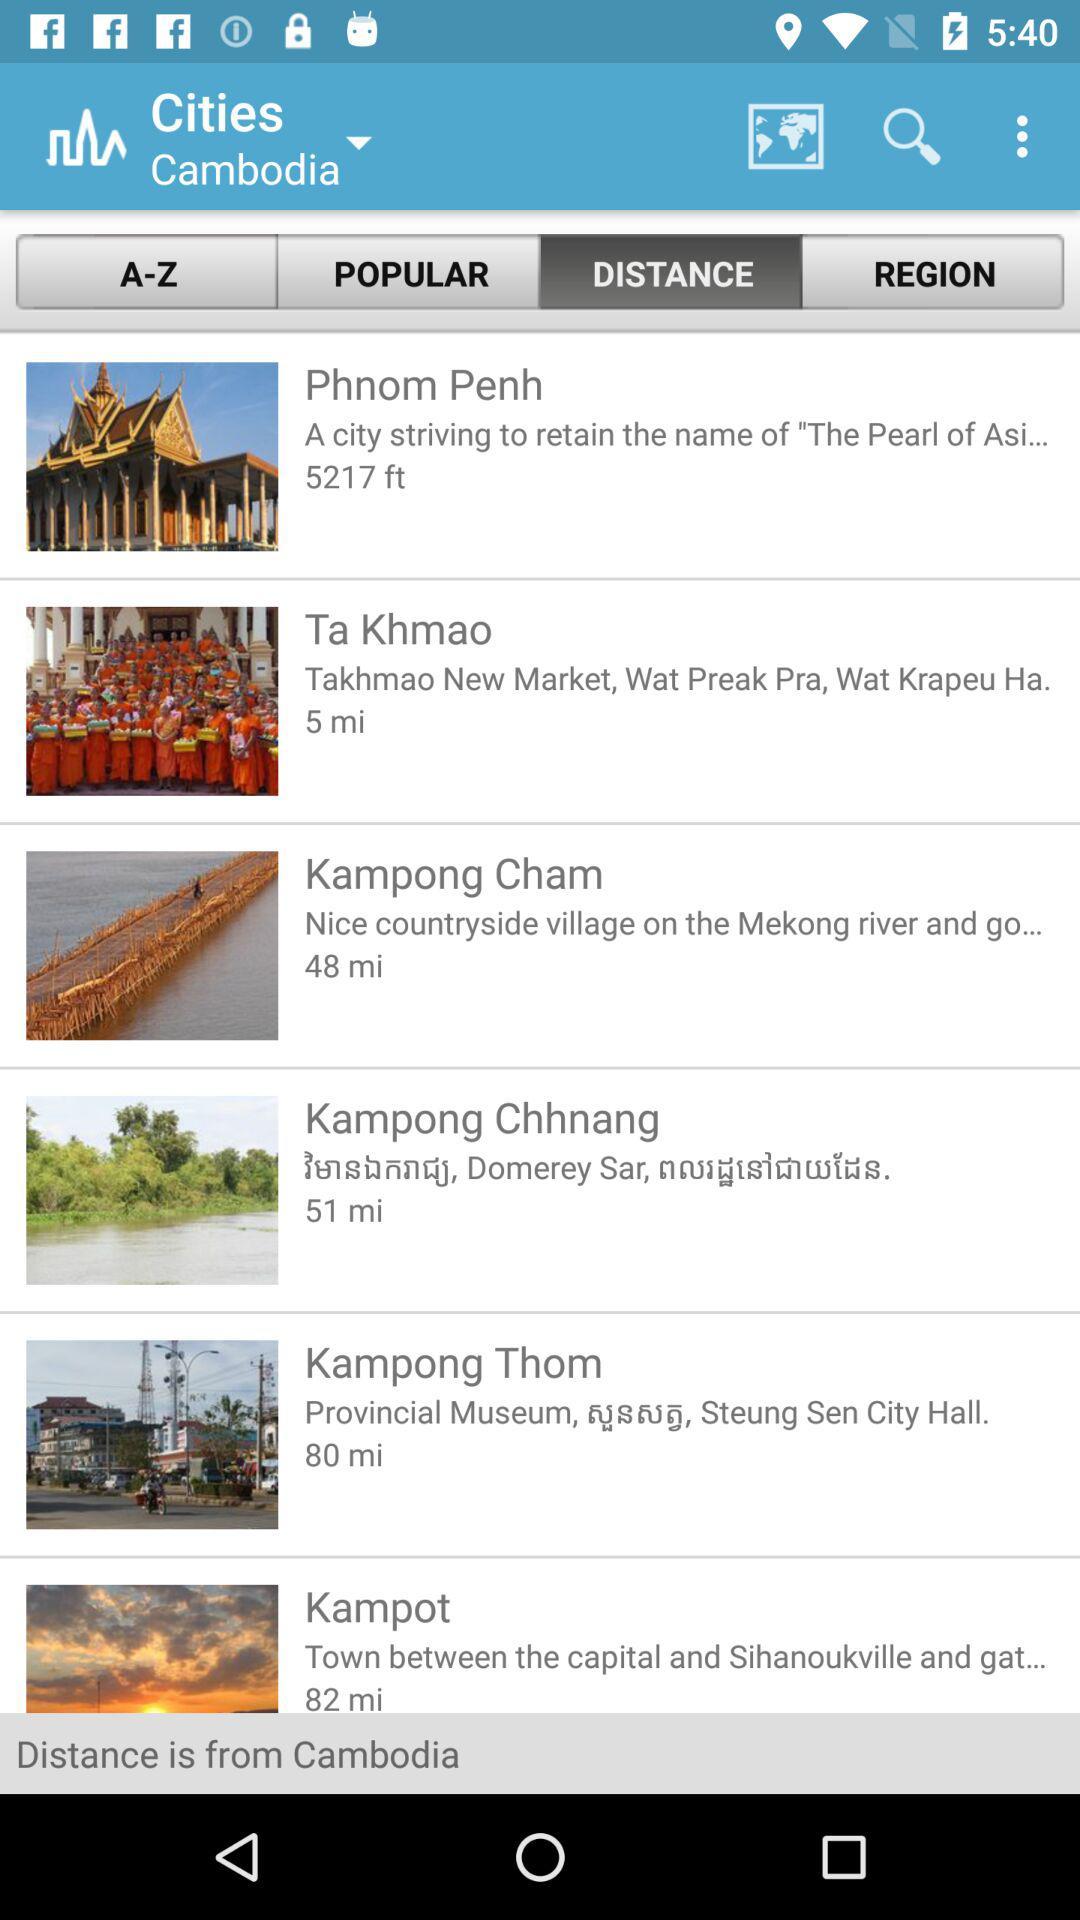 The width and height of the screenshot is (1080, 1920). What do you see at coordinates (1027, 136) in the screenshot?
I see `the icon next to search icon` at bounding box center [1027, 136].